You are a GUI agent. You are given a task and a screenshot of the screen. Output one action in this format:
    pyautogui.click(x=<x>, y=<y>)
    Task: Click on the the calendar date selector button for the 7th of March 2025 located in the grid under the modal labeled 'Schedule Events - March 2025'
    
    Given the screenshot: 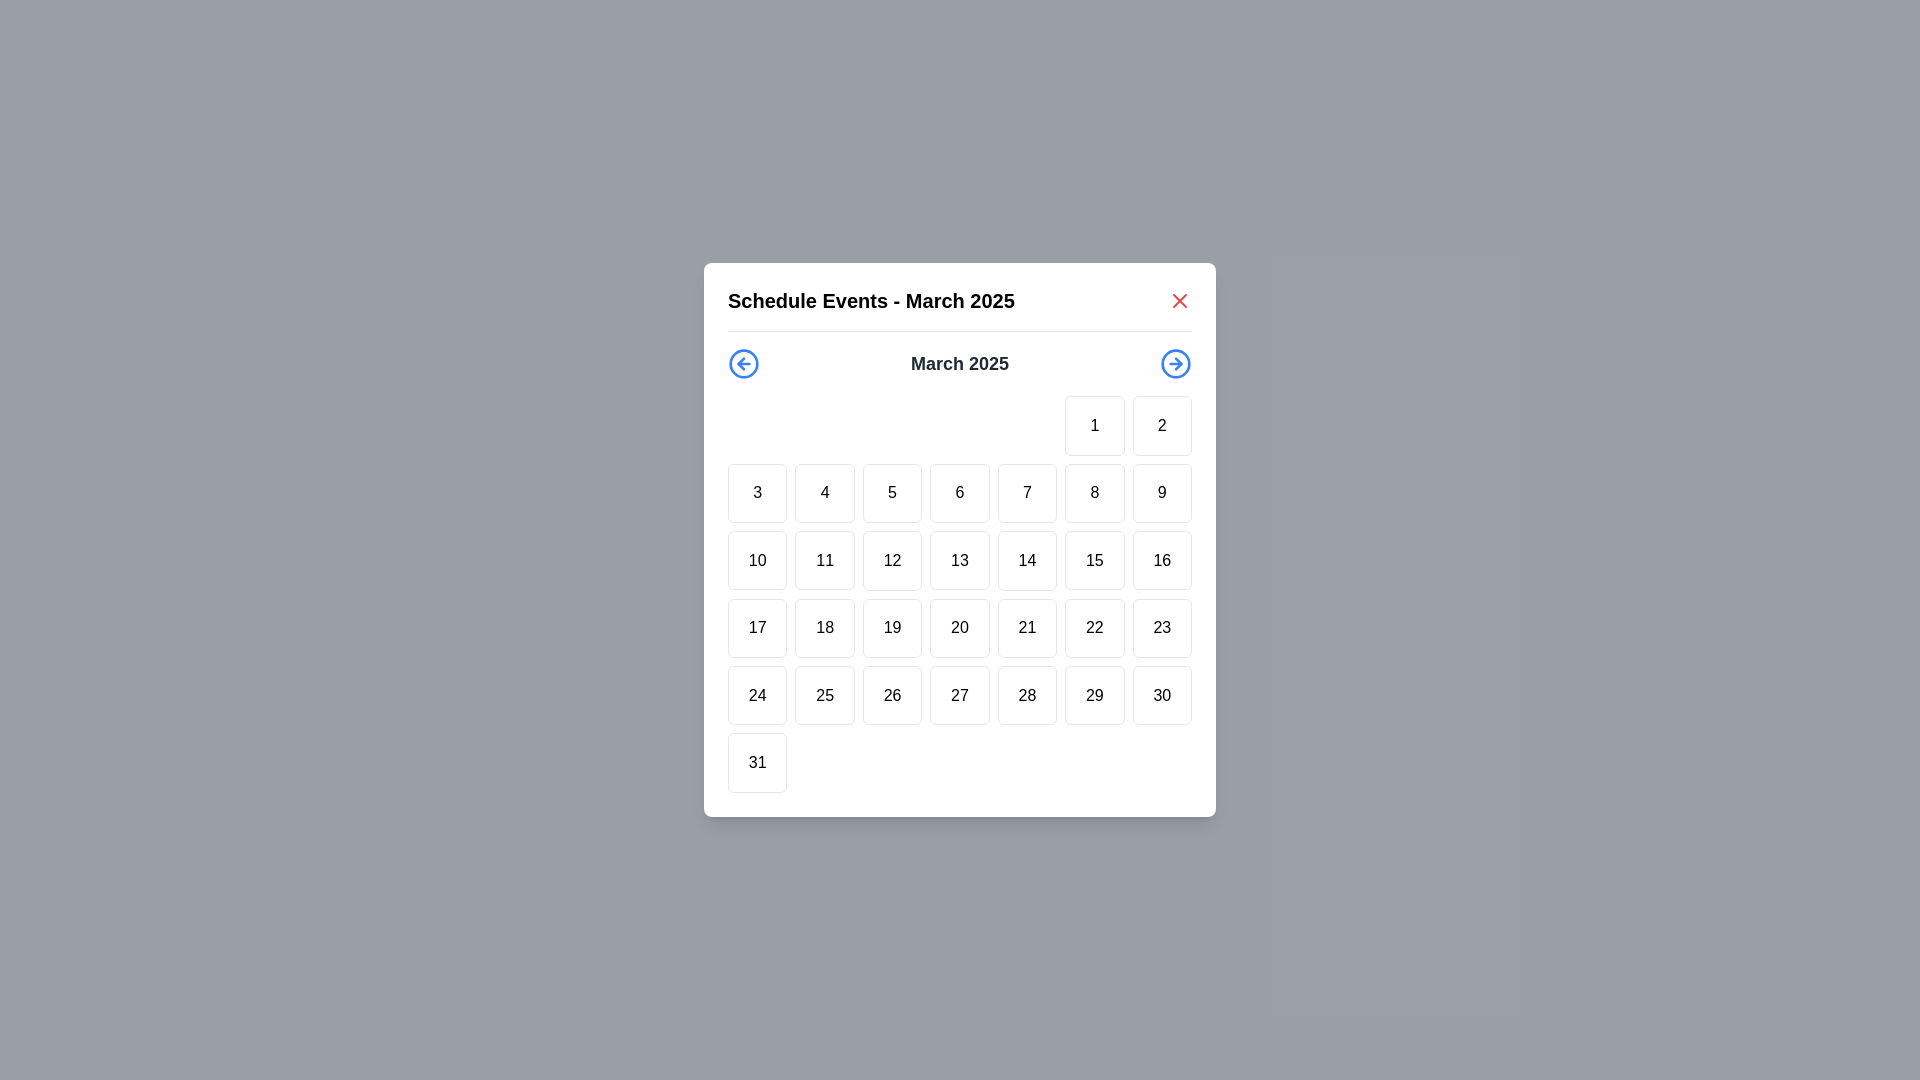 What is the action you would take?
    pyautogui.click(x=1027, y=493)
    